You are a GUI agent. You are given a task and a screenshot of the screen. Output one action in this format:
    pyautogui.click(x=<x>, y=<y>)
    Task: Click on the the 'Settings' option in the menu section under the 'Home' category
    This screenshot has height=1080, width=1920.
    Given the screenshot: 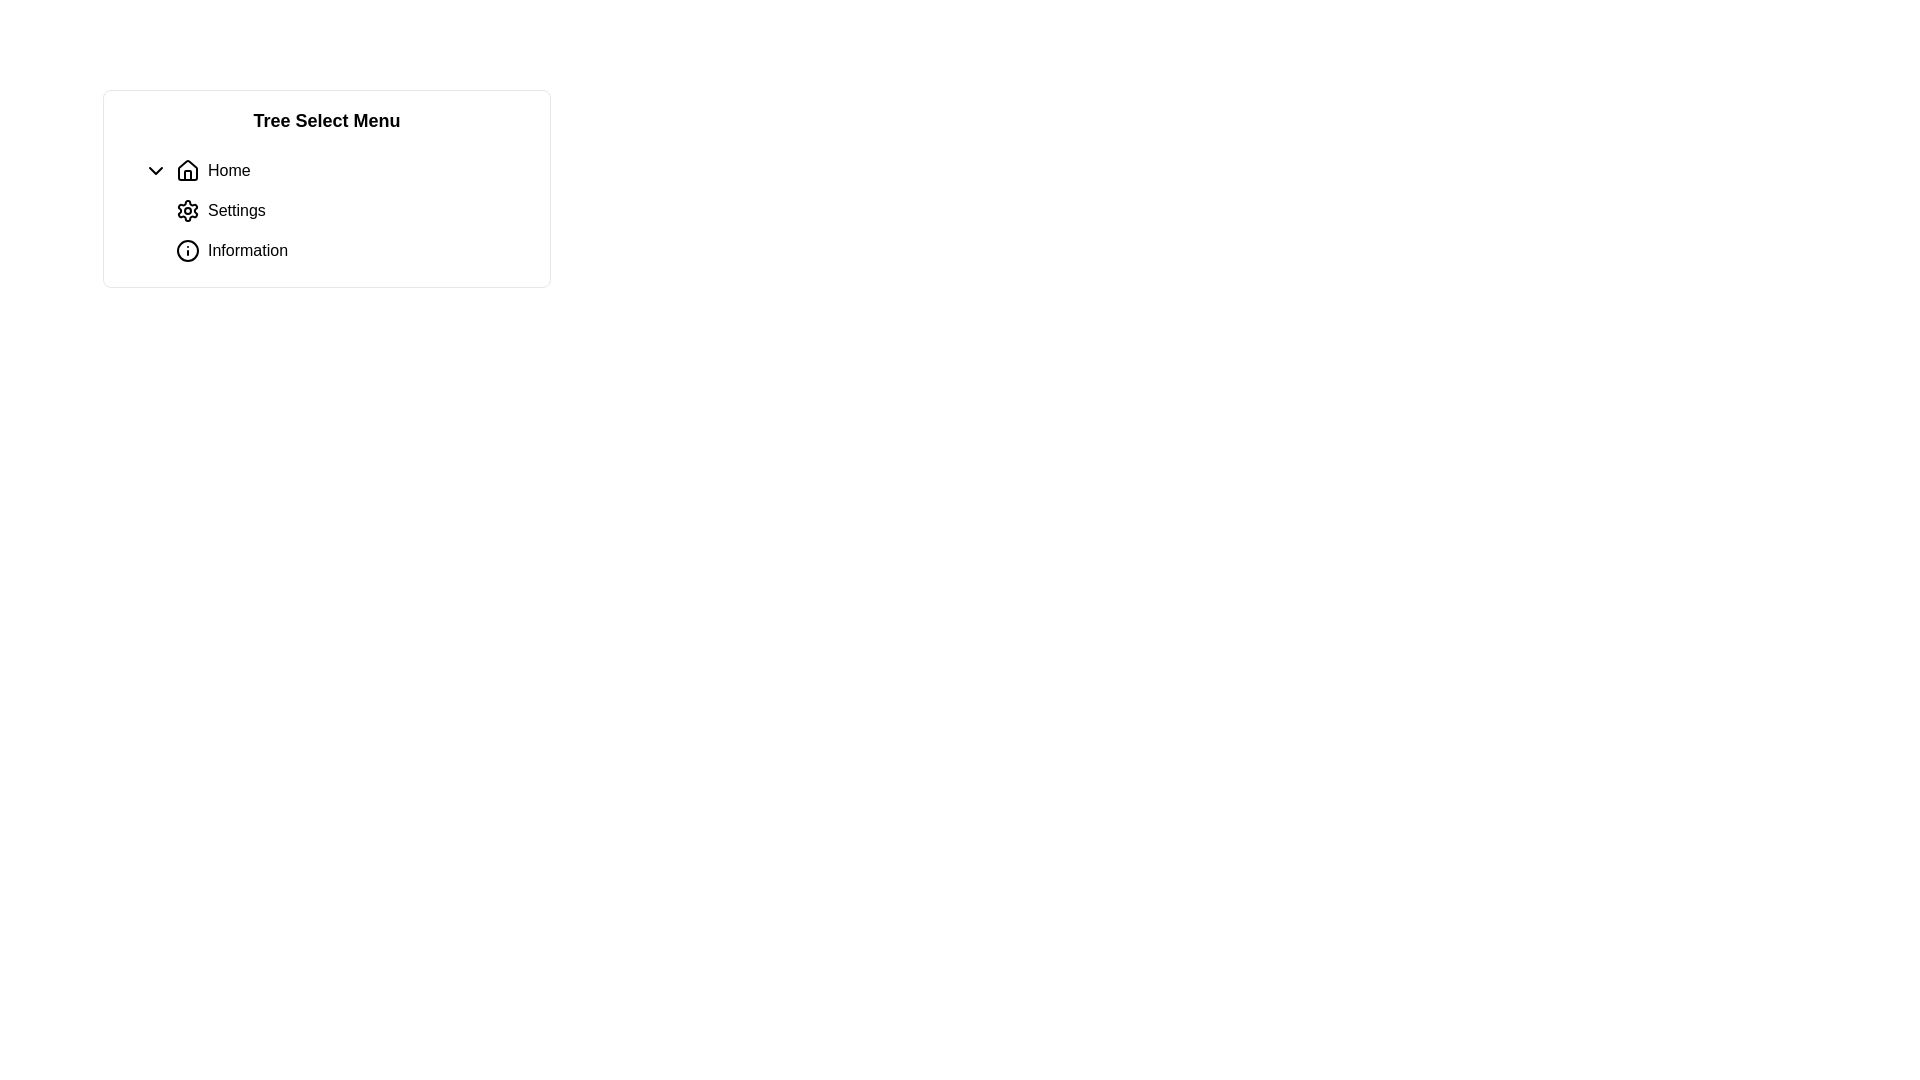 What is the action you would take?
    pyautogui.click(x=342, y=230)
    